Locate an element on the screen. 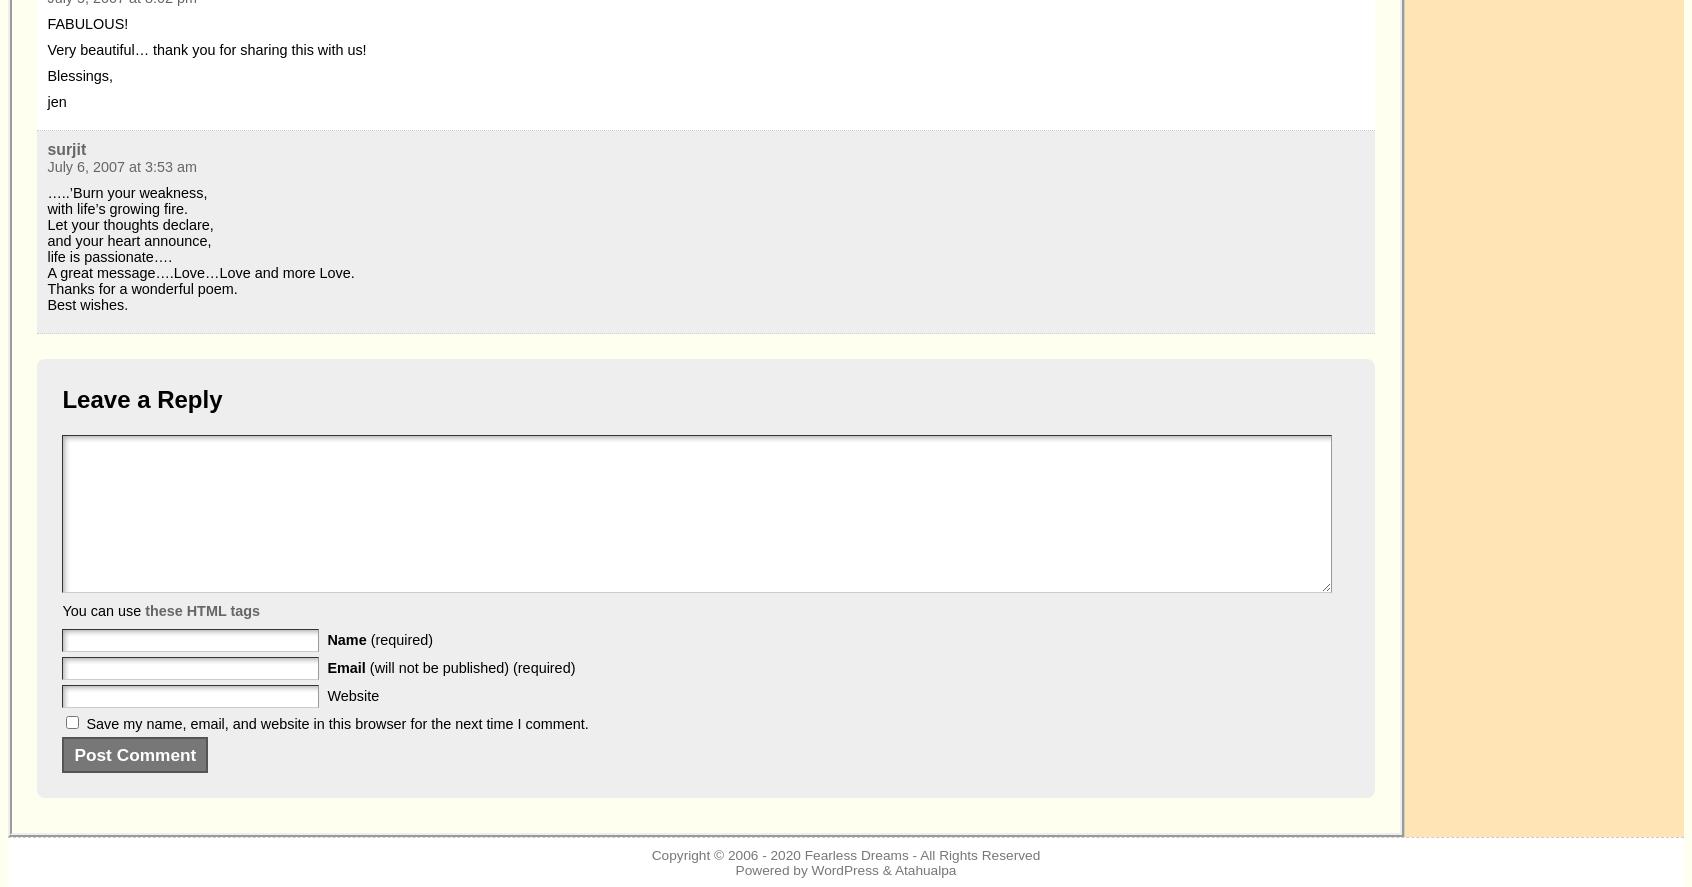  'Blessings,' is located at coordinates (80, 75).